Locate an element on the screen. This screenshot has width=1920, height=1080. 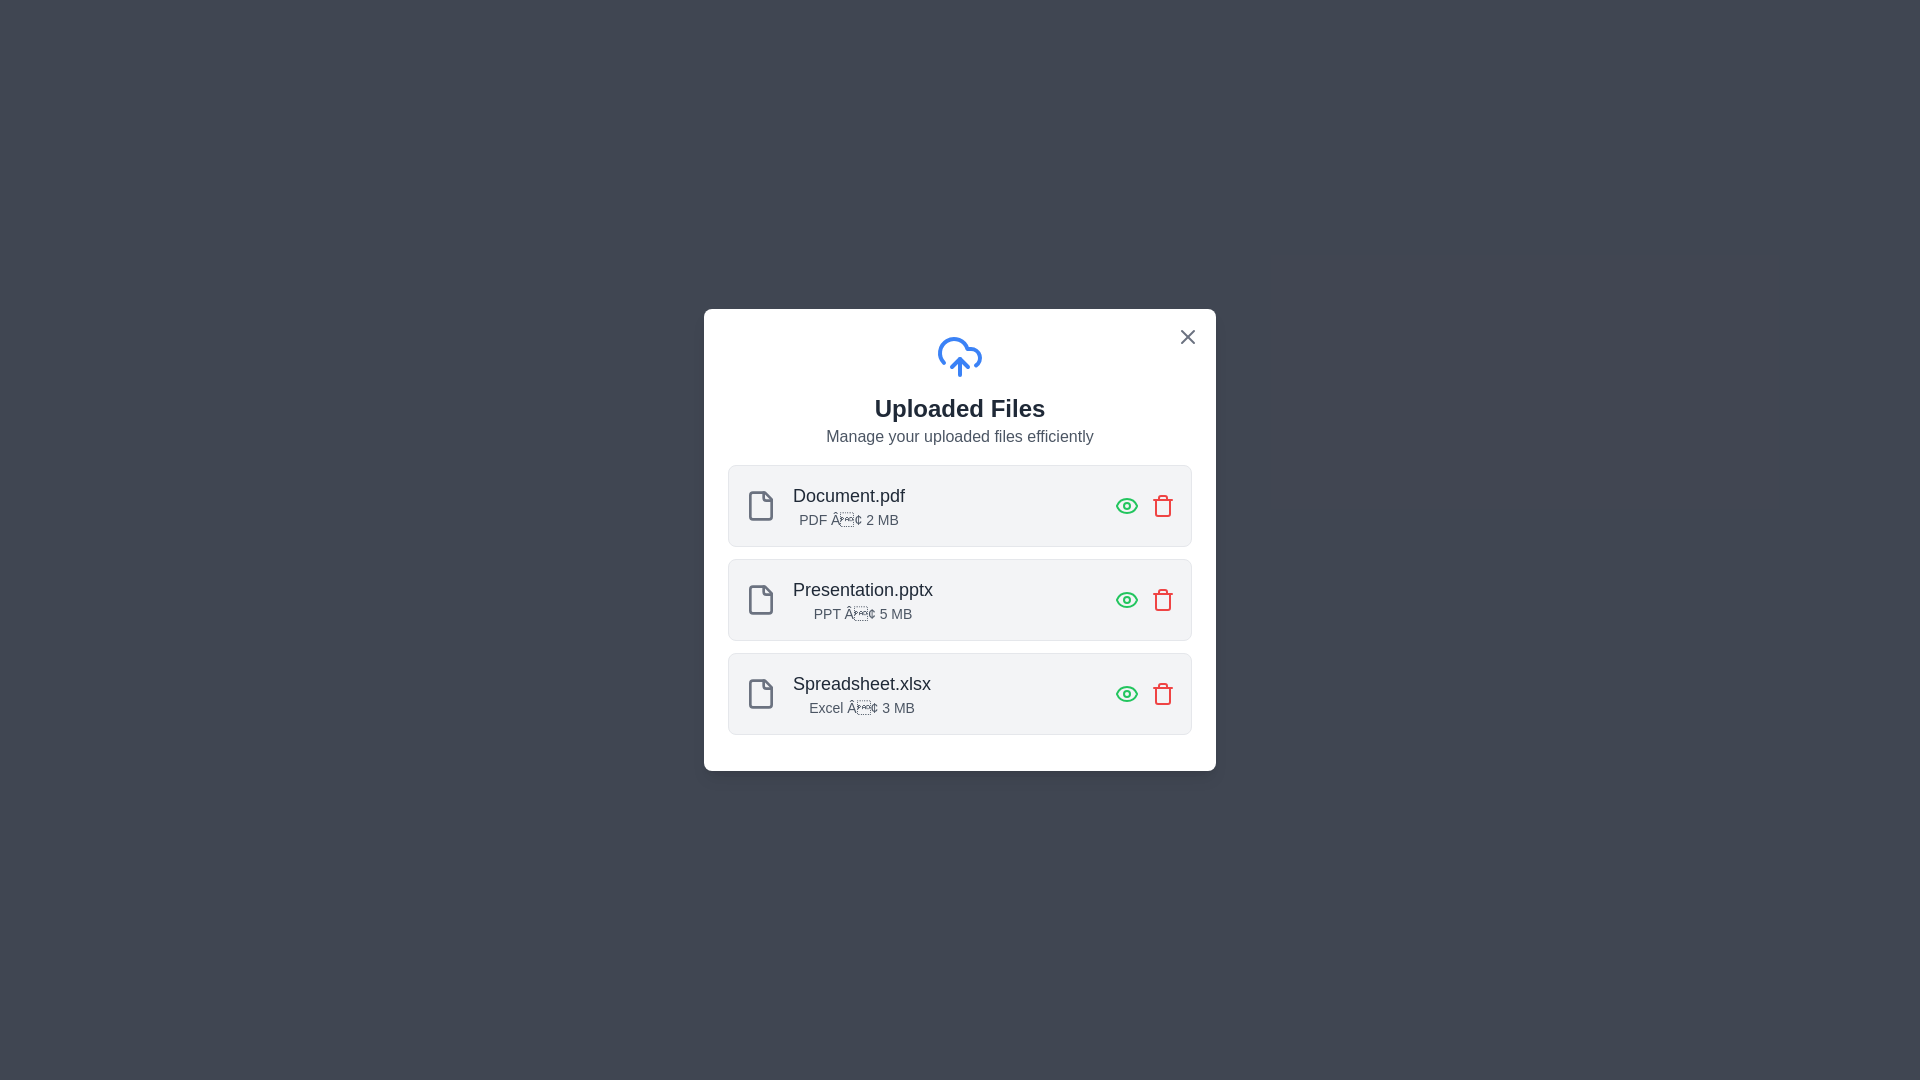
the document outline icon, which is light gray, rounded, and located to the left of the text 'Document.pdf' in the file list interface is located at coordinates (760, 504).